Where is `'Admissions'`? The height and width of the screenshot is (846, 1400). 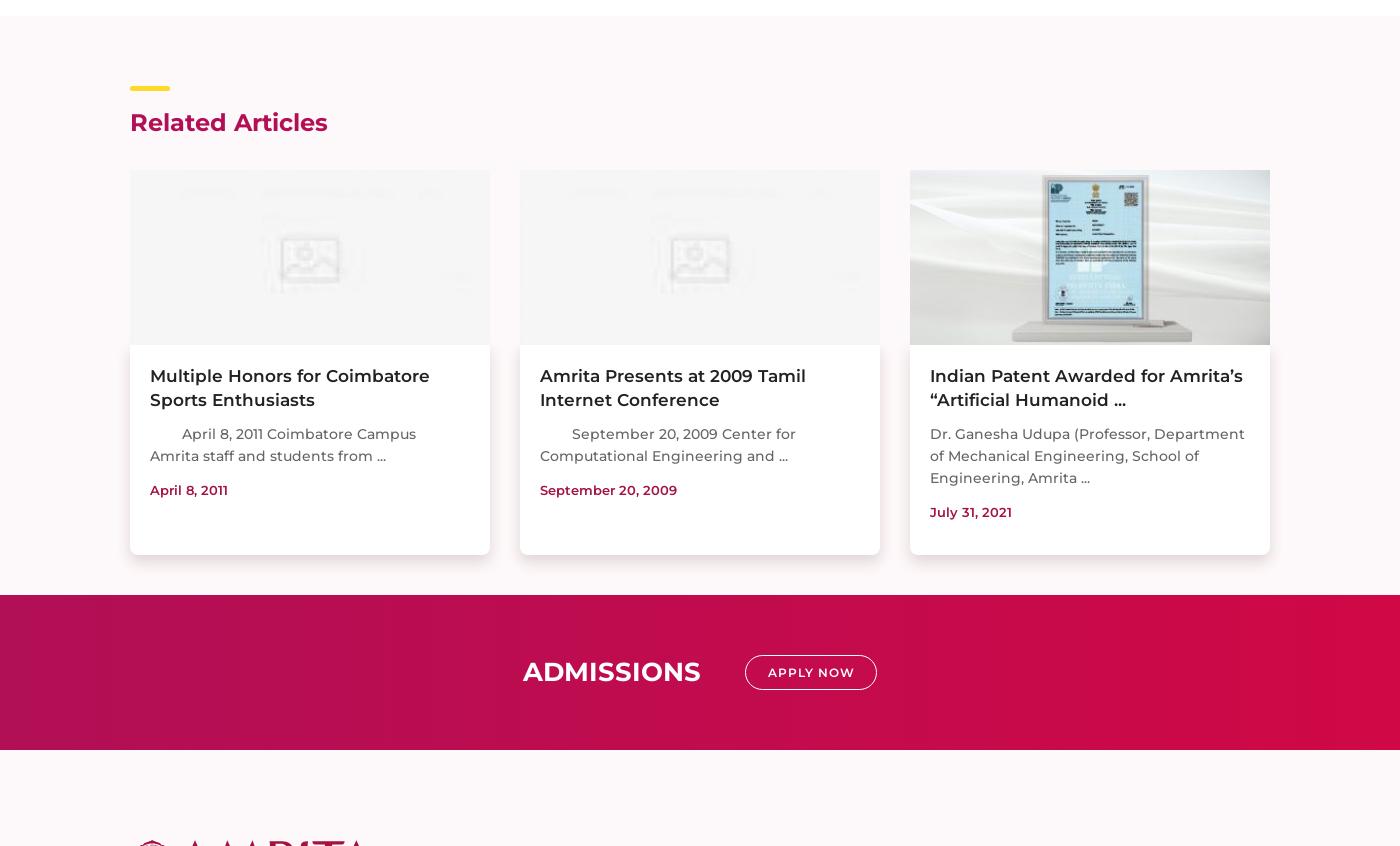 'Admissions' is located at coordinates (611, 671).